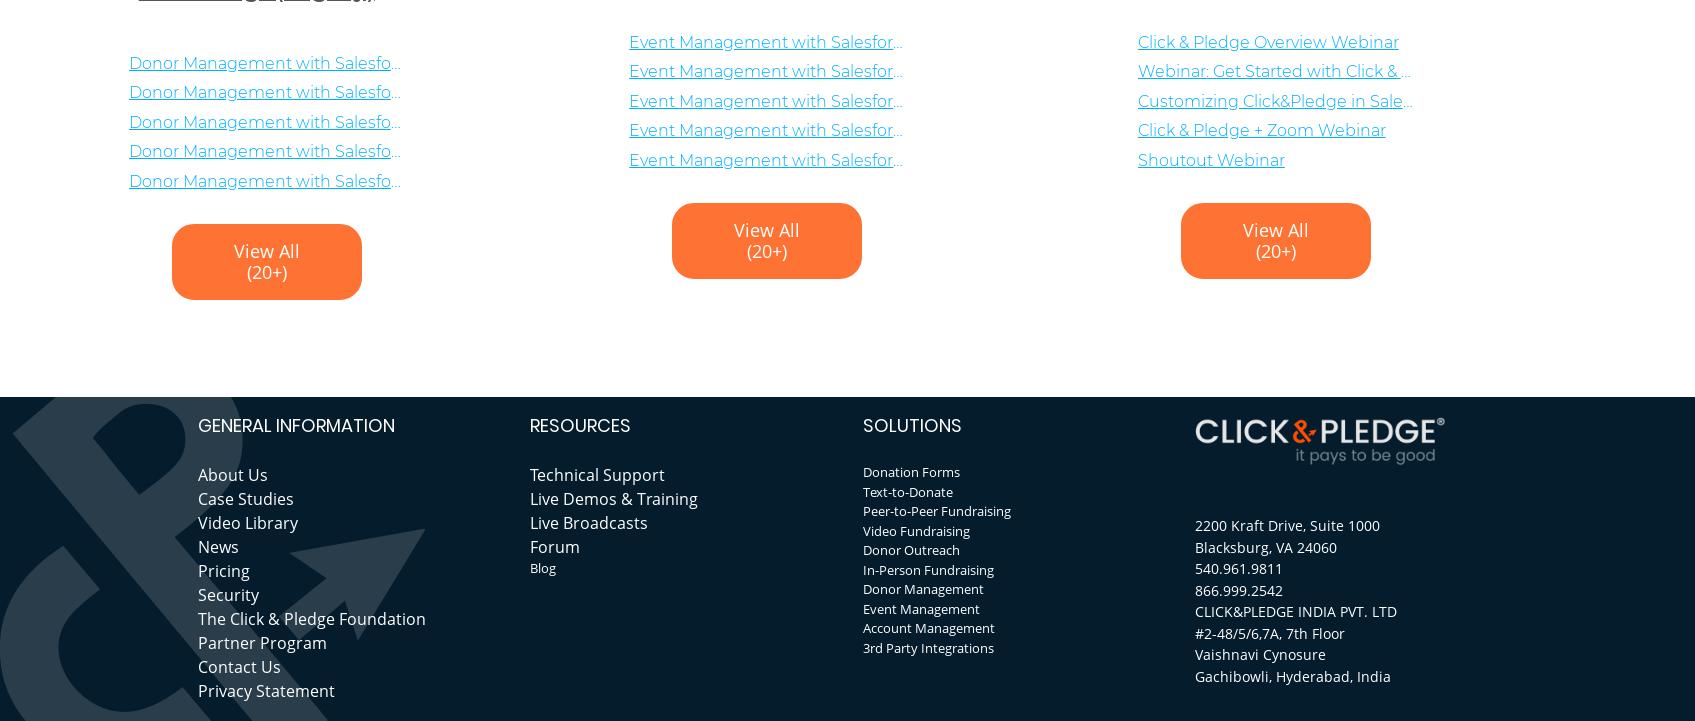 This screenshot has width=1695, height=721. I want to click on '3rd Party Integrations', so click(927, 647).